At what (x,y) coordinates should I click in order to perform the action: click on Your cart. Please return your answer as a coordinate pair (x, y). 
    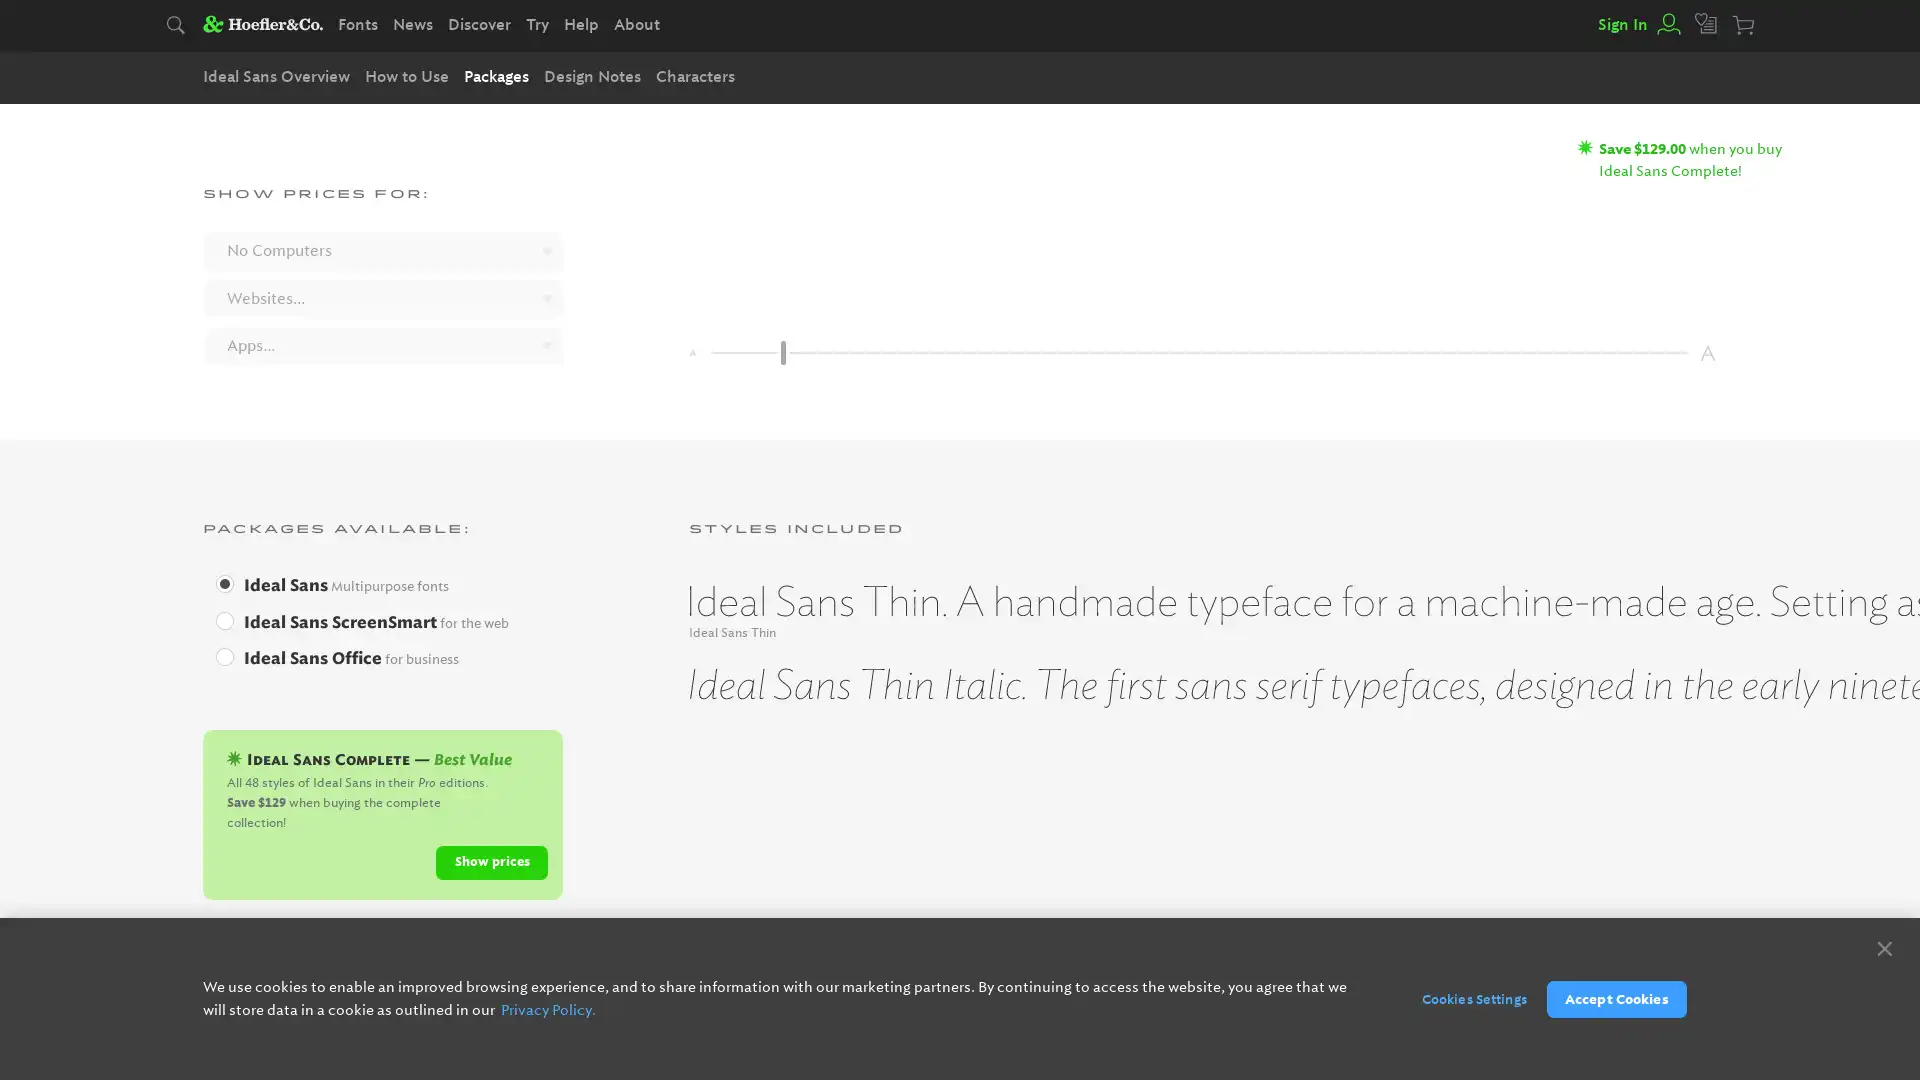
    Looking at the image, I should click on (1744, 26).